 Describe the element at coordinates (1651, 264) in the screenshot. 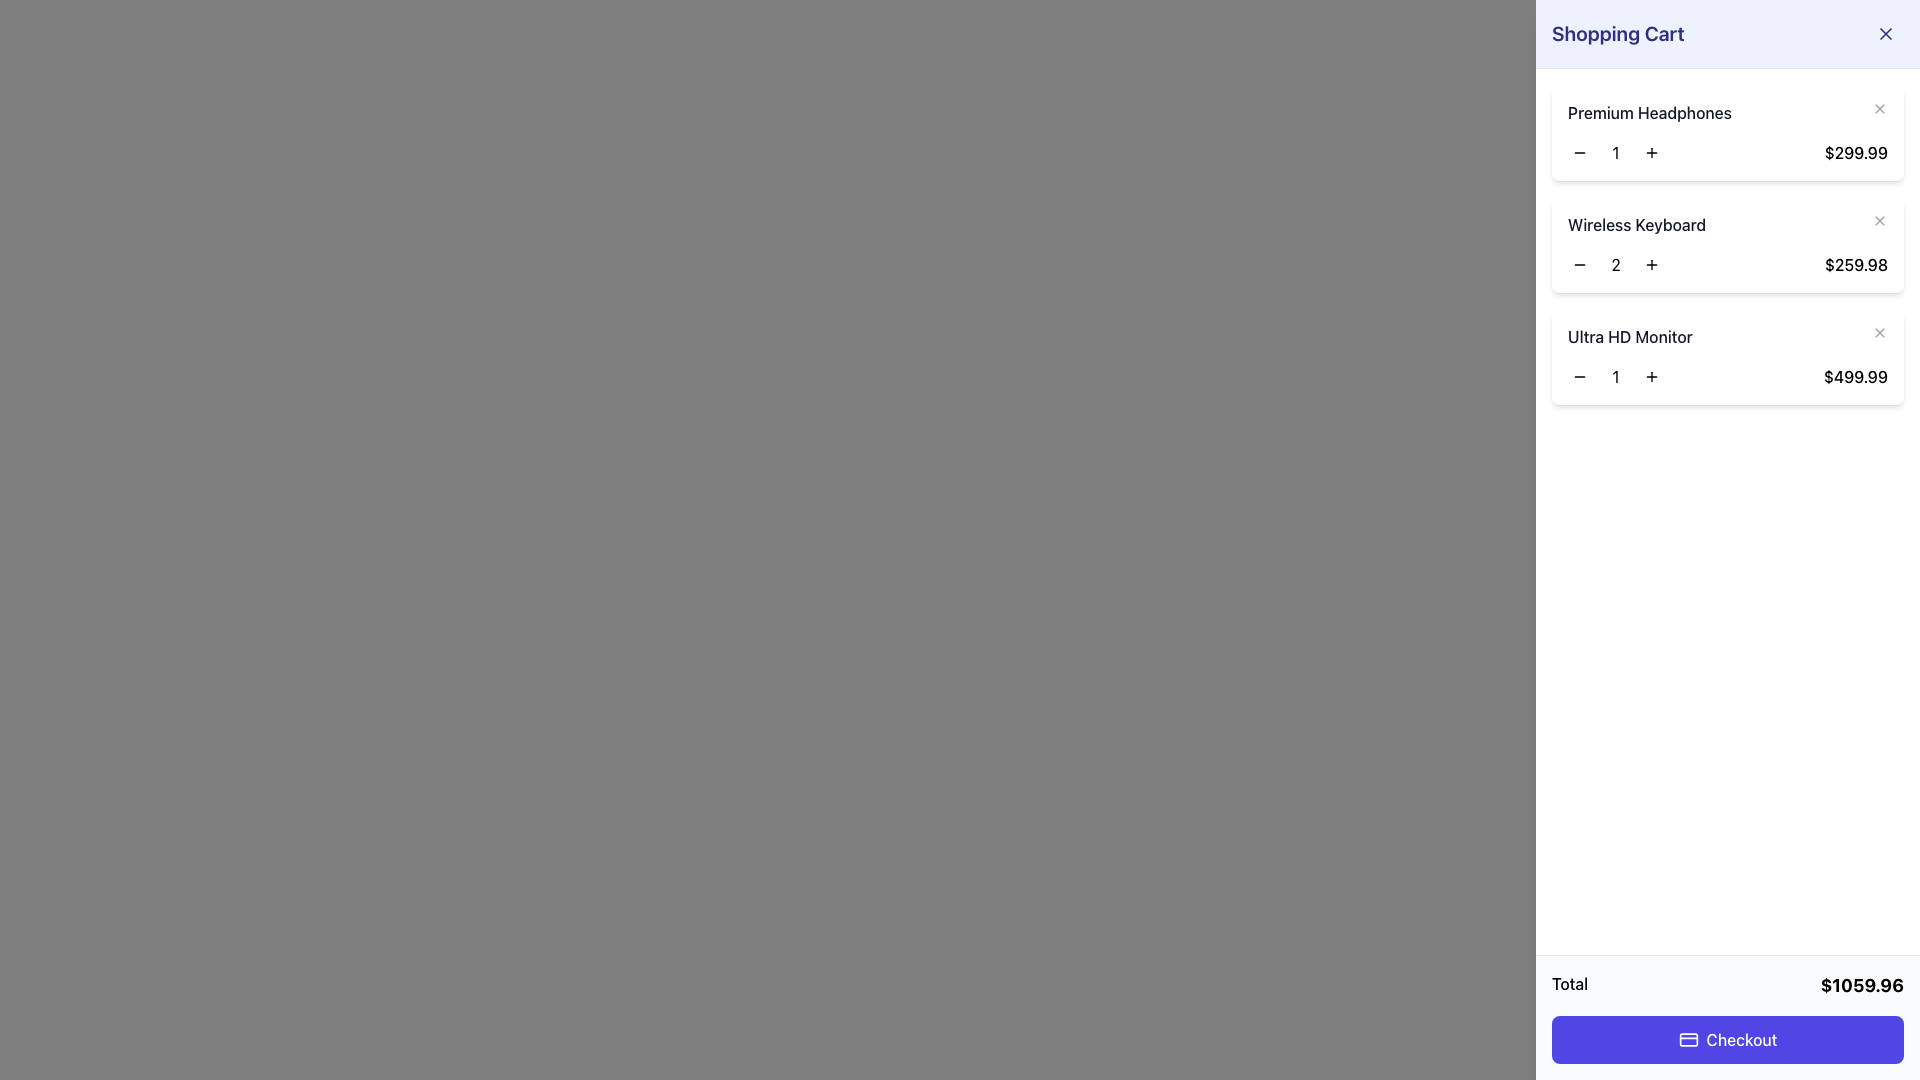

I see `the increment button to increase the quantity of the 'Wireless Keyboard' in the shopping cart by one` at that location.